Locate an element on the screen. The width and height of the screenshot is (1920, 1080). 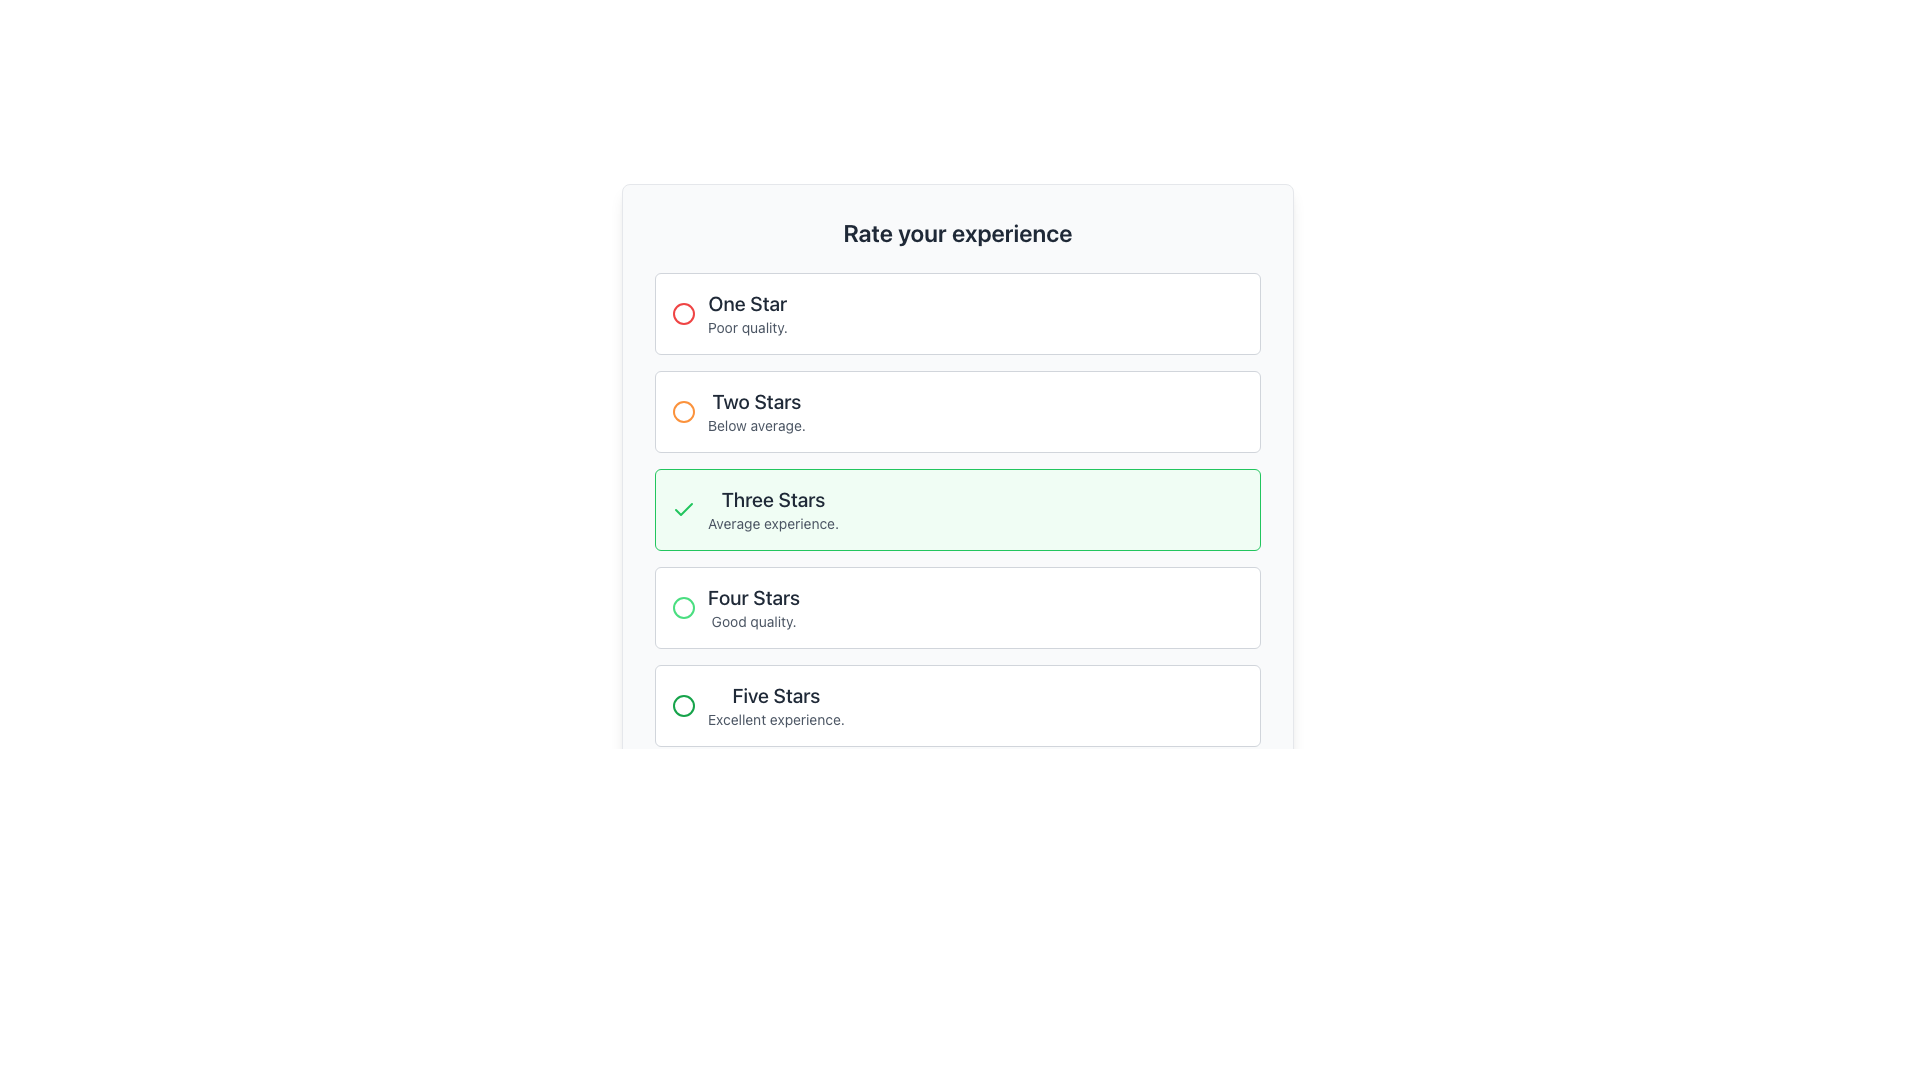
the 'One Star' rating icon located to the far left of the associated text is located at coordinates (684, 313).